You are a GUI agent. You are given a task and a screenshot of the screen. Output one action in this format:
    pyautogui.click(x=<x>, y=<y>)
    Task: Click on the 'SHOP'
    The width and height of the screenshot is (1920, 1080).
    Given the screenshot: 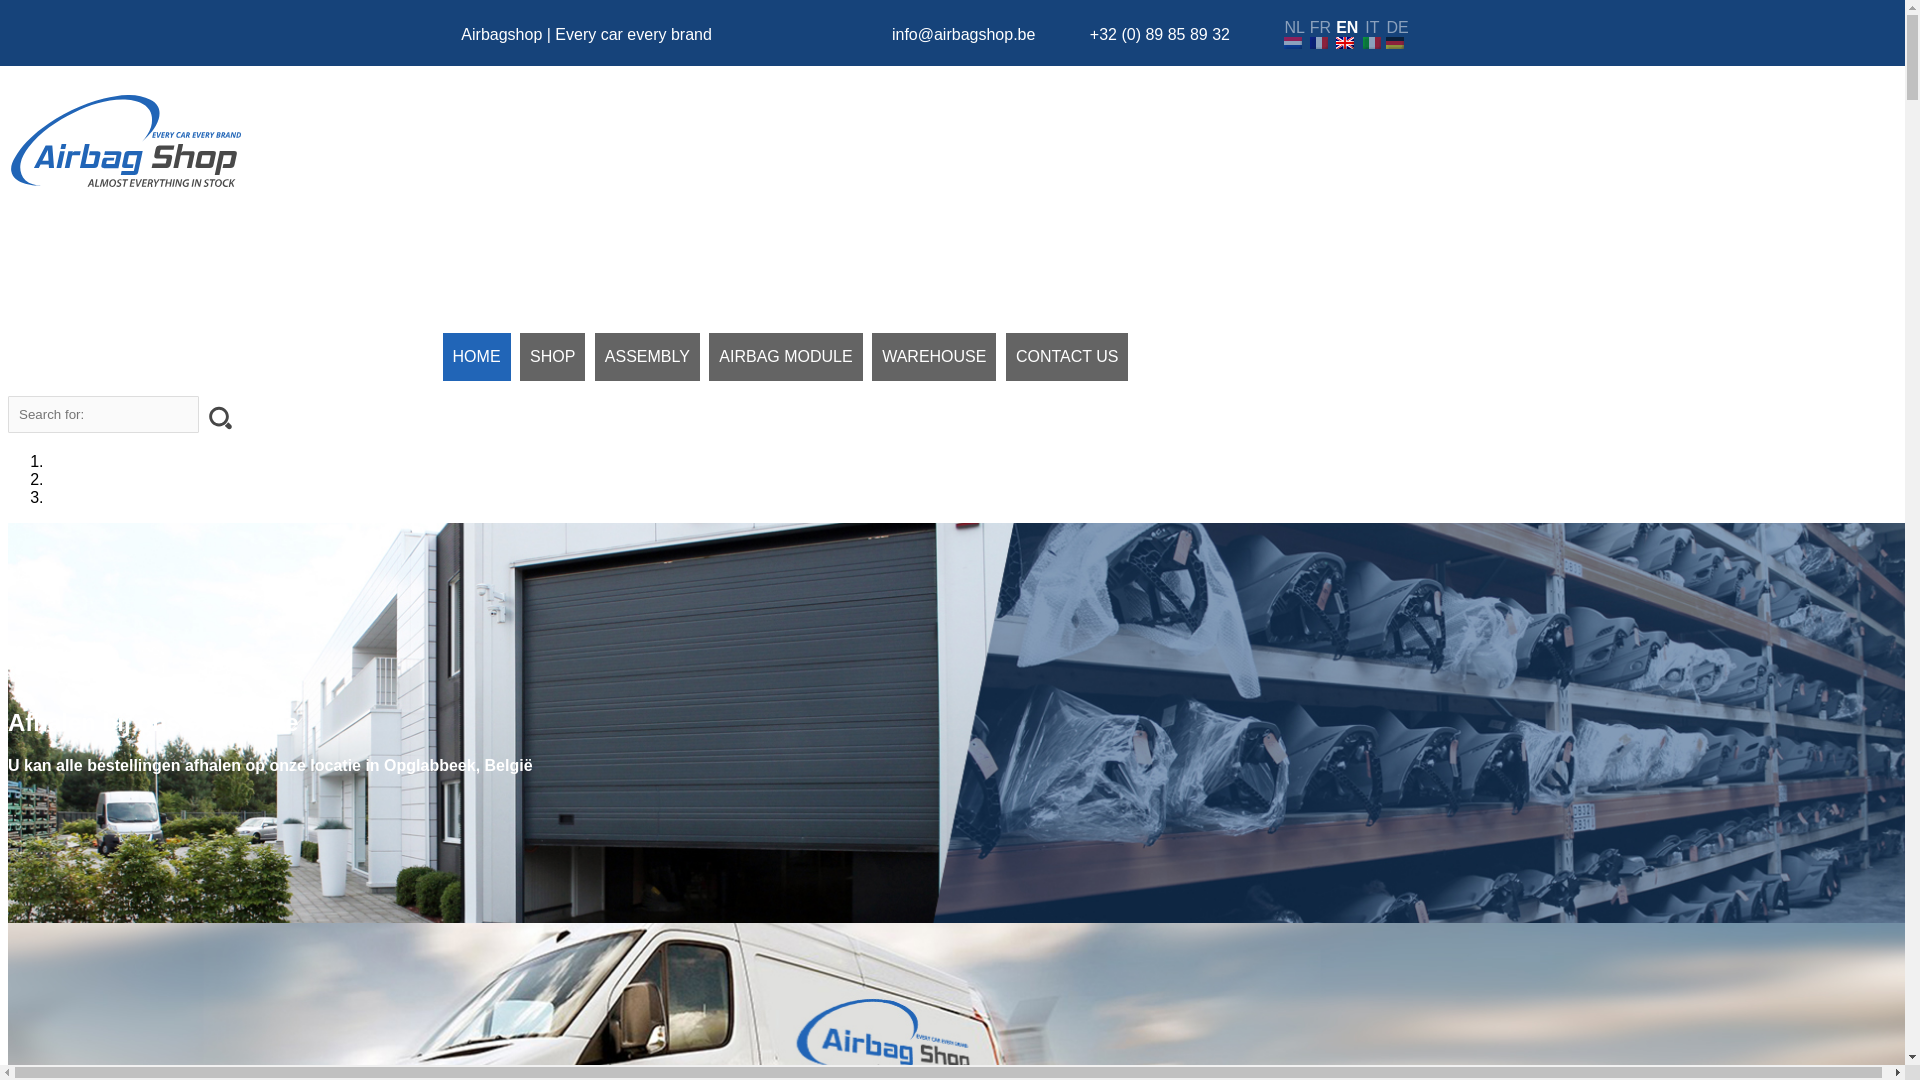 What is the action you would take?
    pyautogui.click(x=552, y=356)
    